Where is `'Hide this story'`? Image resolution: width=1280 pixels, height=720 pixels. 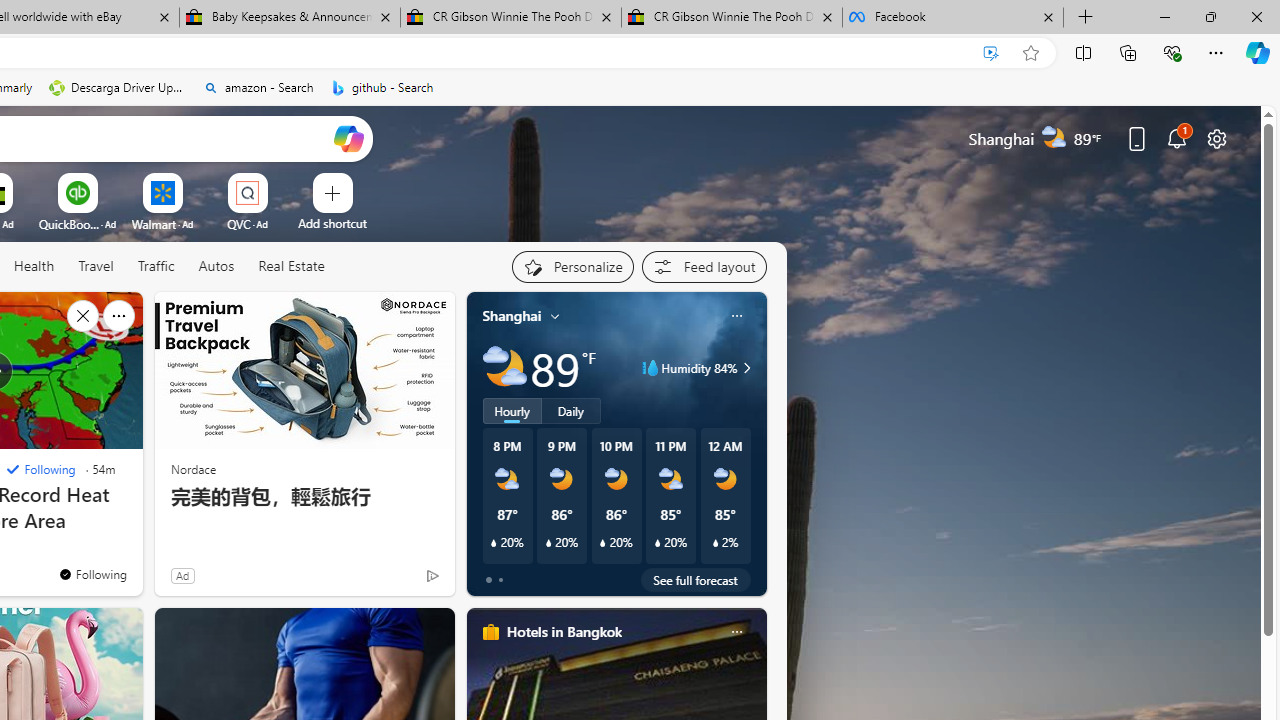 'Hide this story' is located at coordinates (81, 315).